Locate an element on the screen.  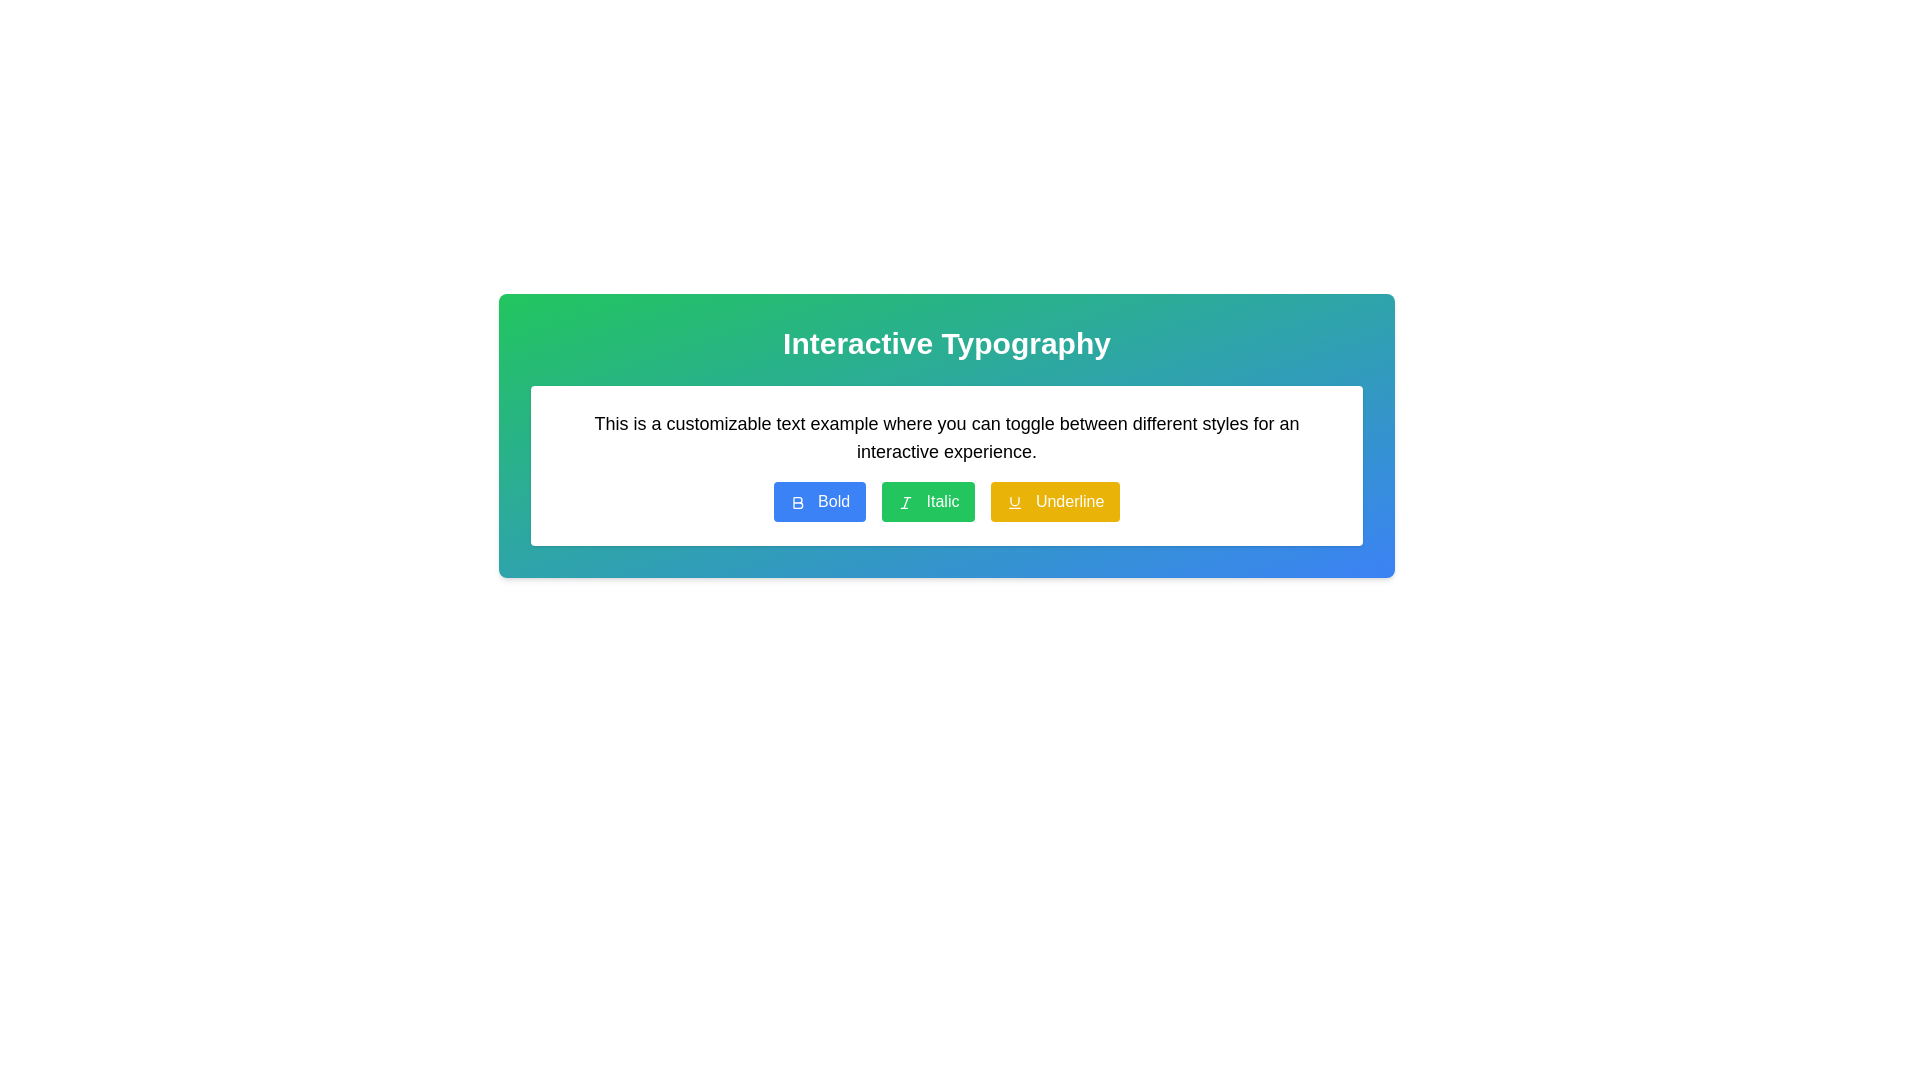
the Static Text that displays the sentence: 'This is a customizable text example where you can toggle between different styles for an interactive experience.' is located at coordinates (945, 437).